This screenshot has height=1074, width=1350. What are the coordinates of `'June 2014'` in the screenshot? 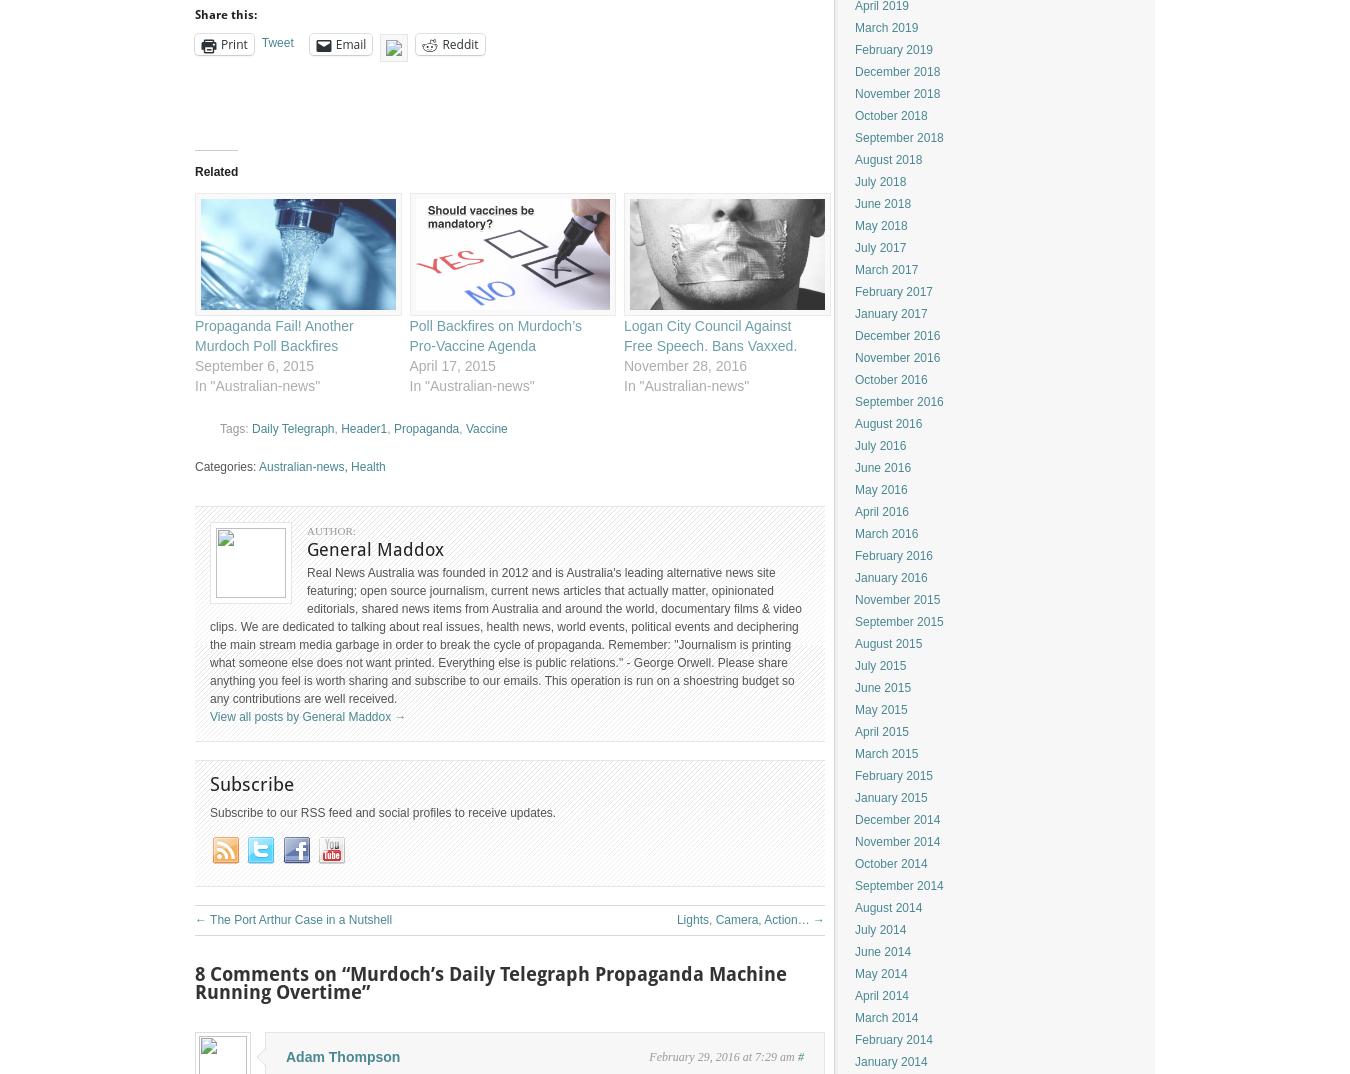 It's located at (854, 951).